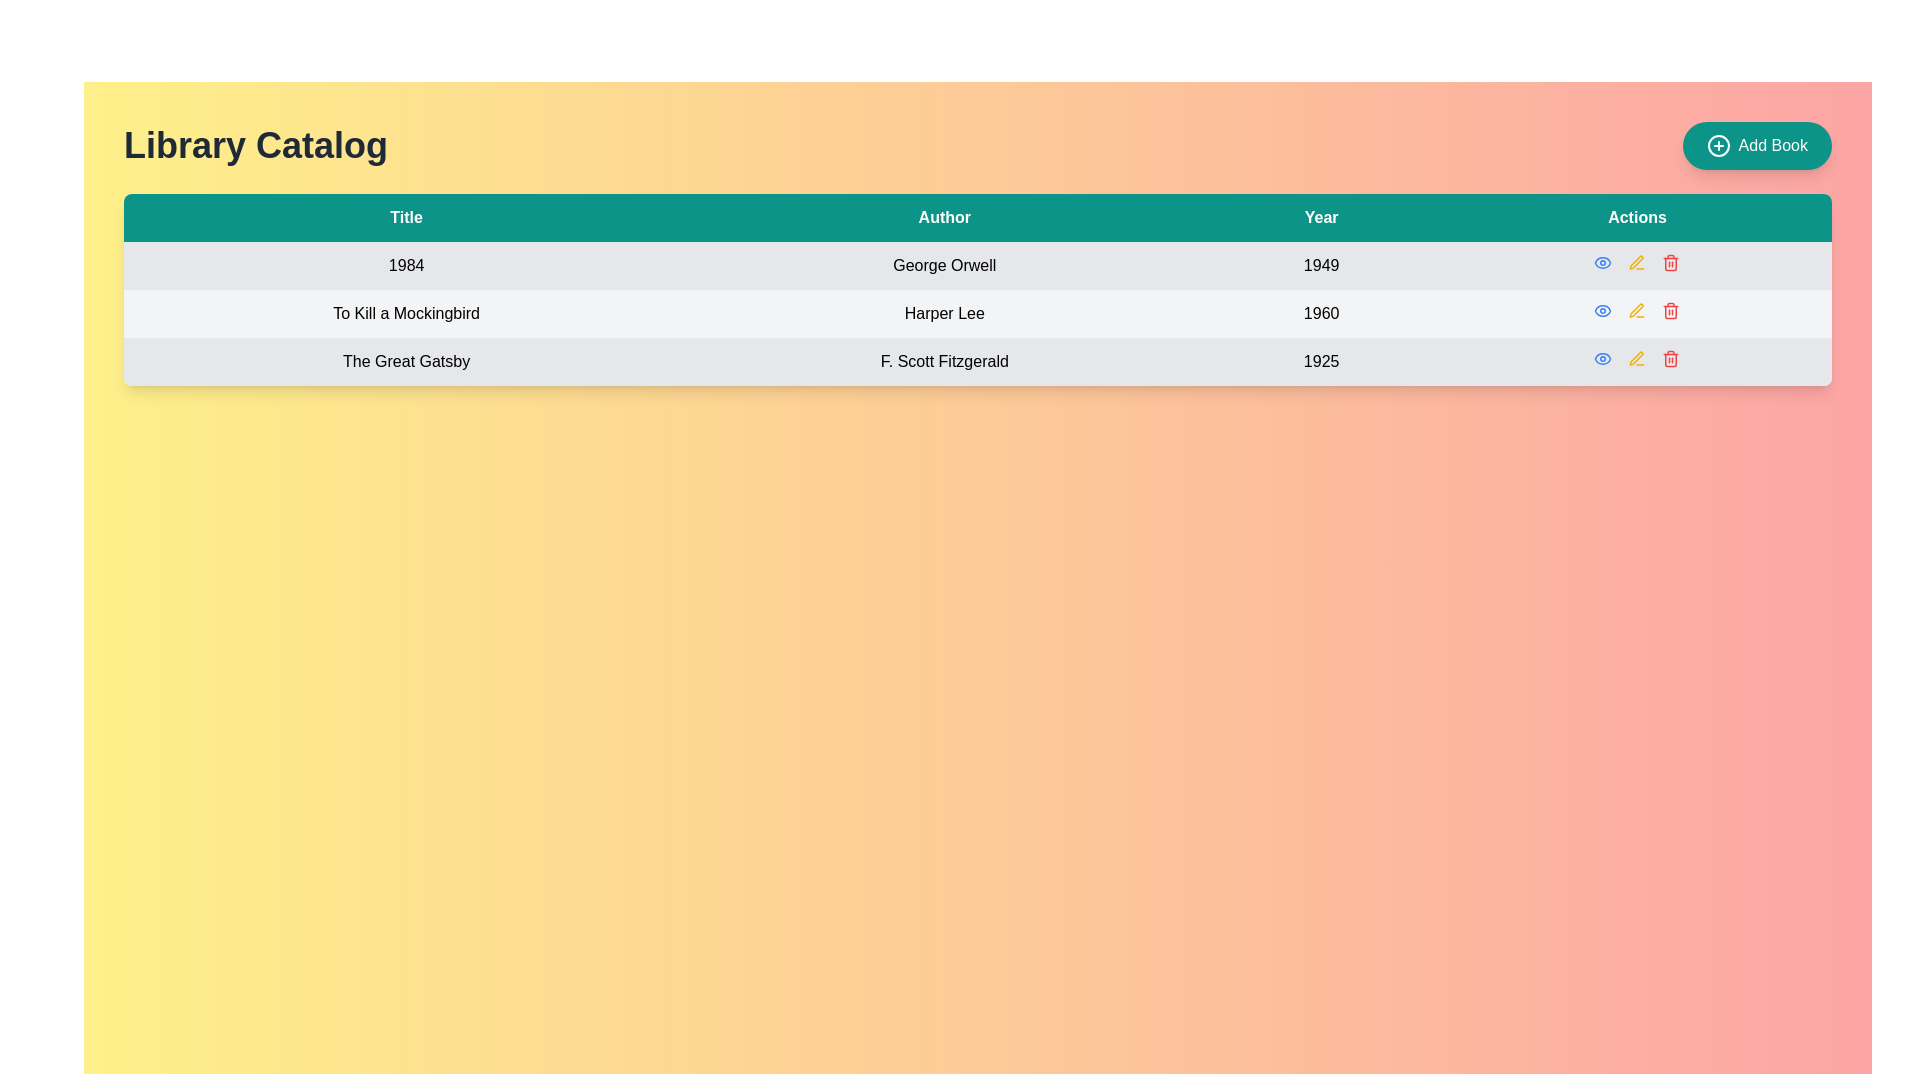  What do you see at coordinates (1637, 357) in the screenshot?
I see `the 'Edit' button represented by the pen icon, which is the second icon in the 'Actions' column of the third row in the table, to initiate edit mode` at bounding box center [1637, 357].